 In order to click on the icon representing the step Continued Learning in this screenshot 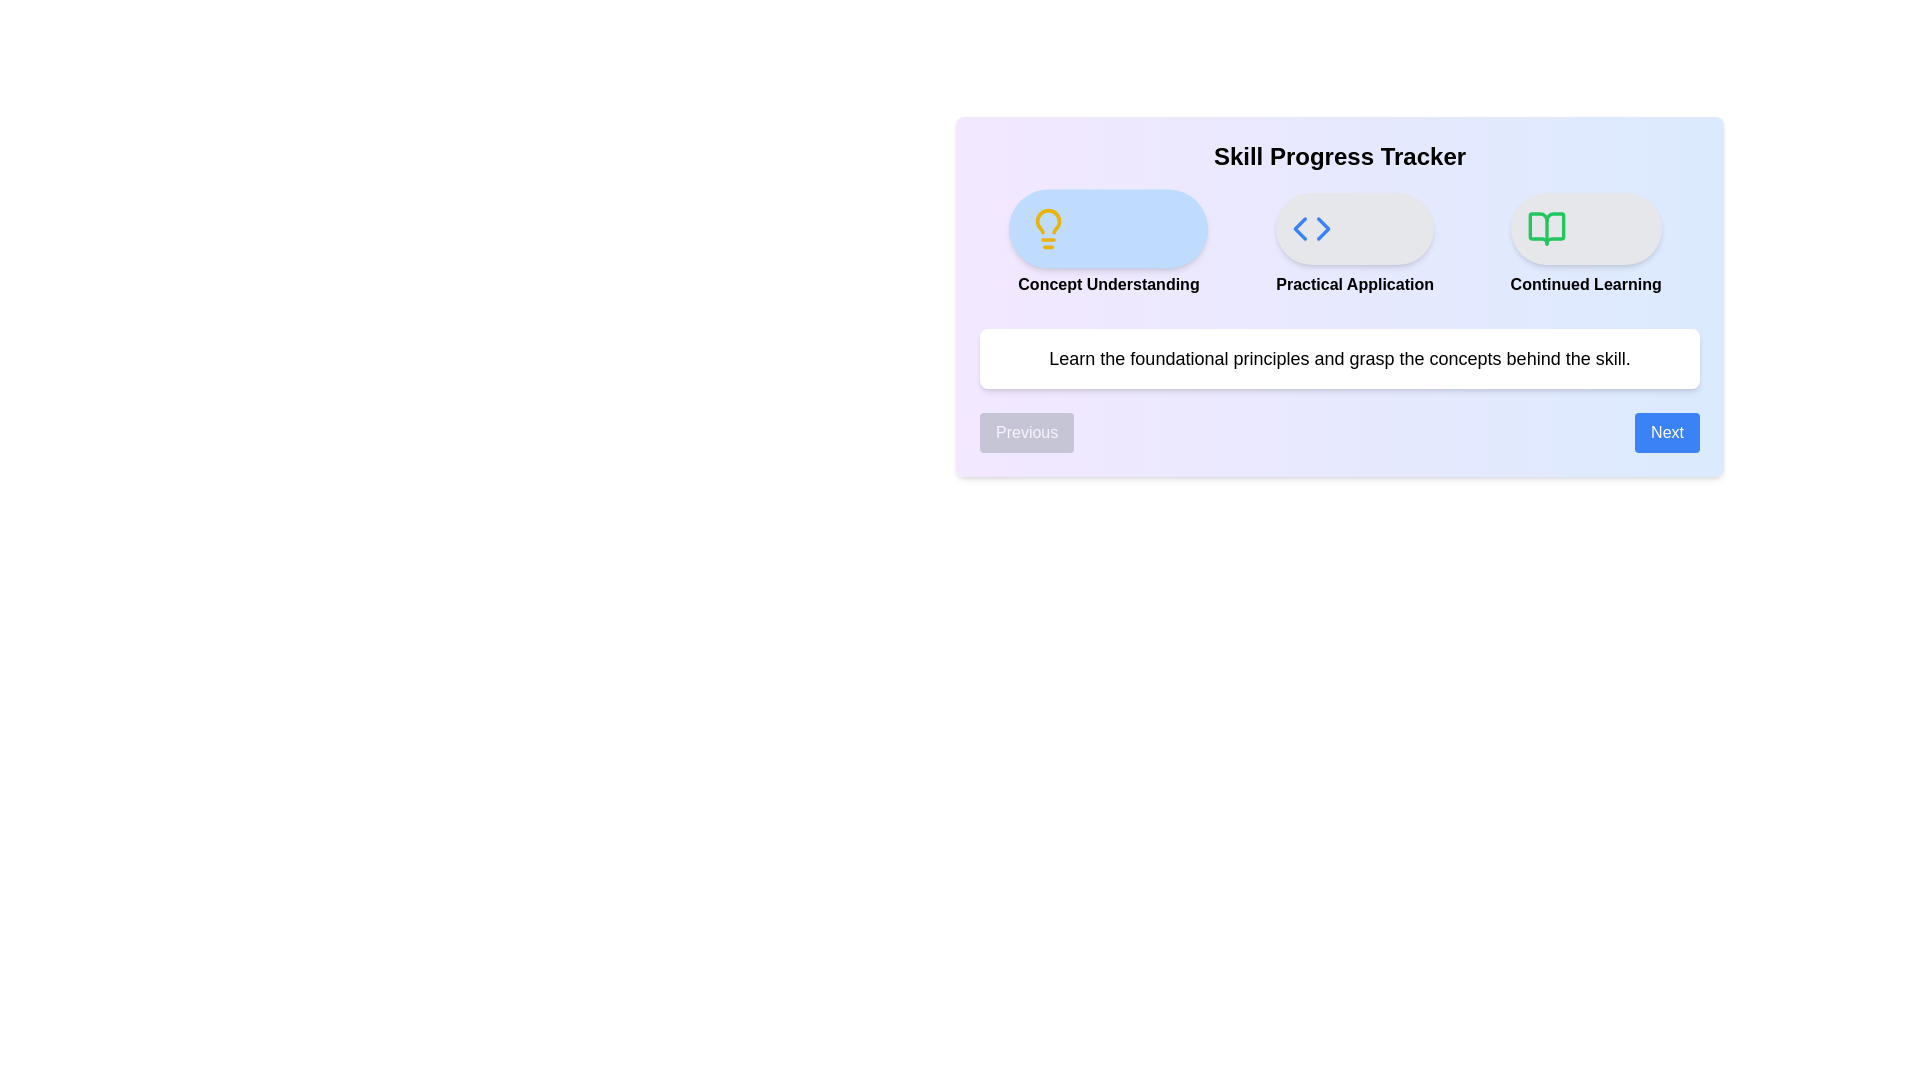, I will do `click(1585, 227)`.